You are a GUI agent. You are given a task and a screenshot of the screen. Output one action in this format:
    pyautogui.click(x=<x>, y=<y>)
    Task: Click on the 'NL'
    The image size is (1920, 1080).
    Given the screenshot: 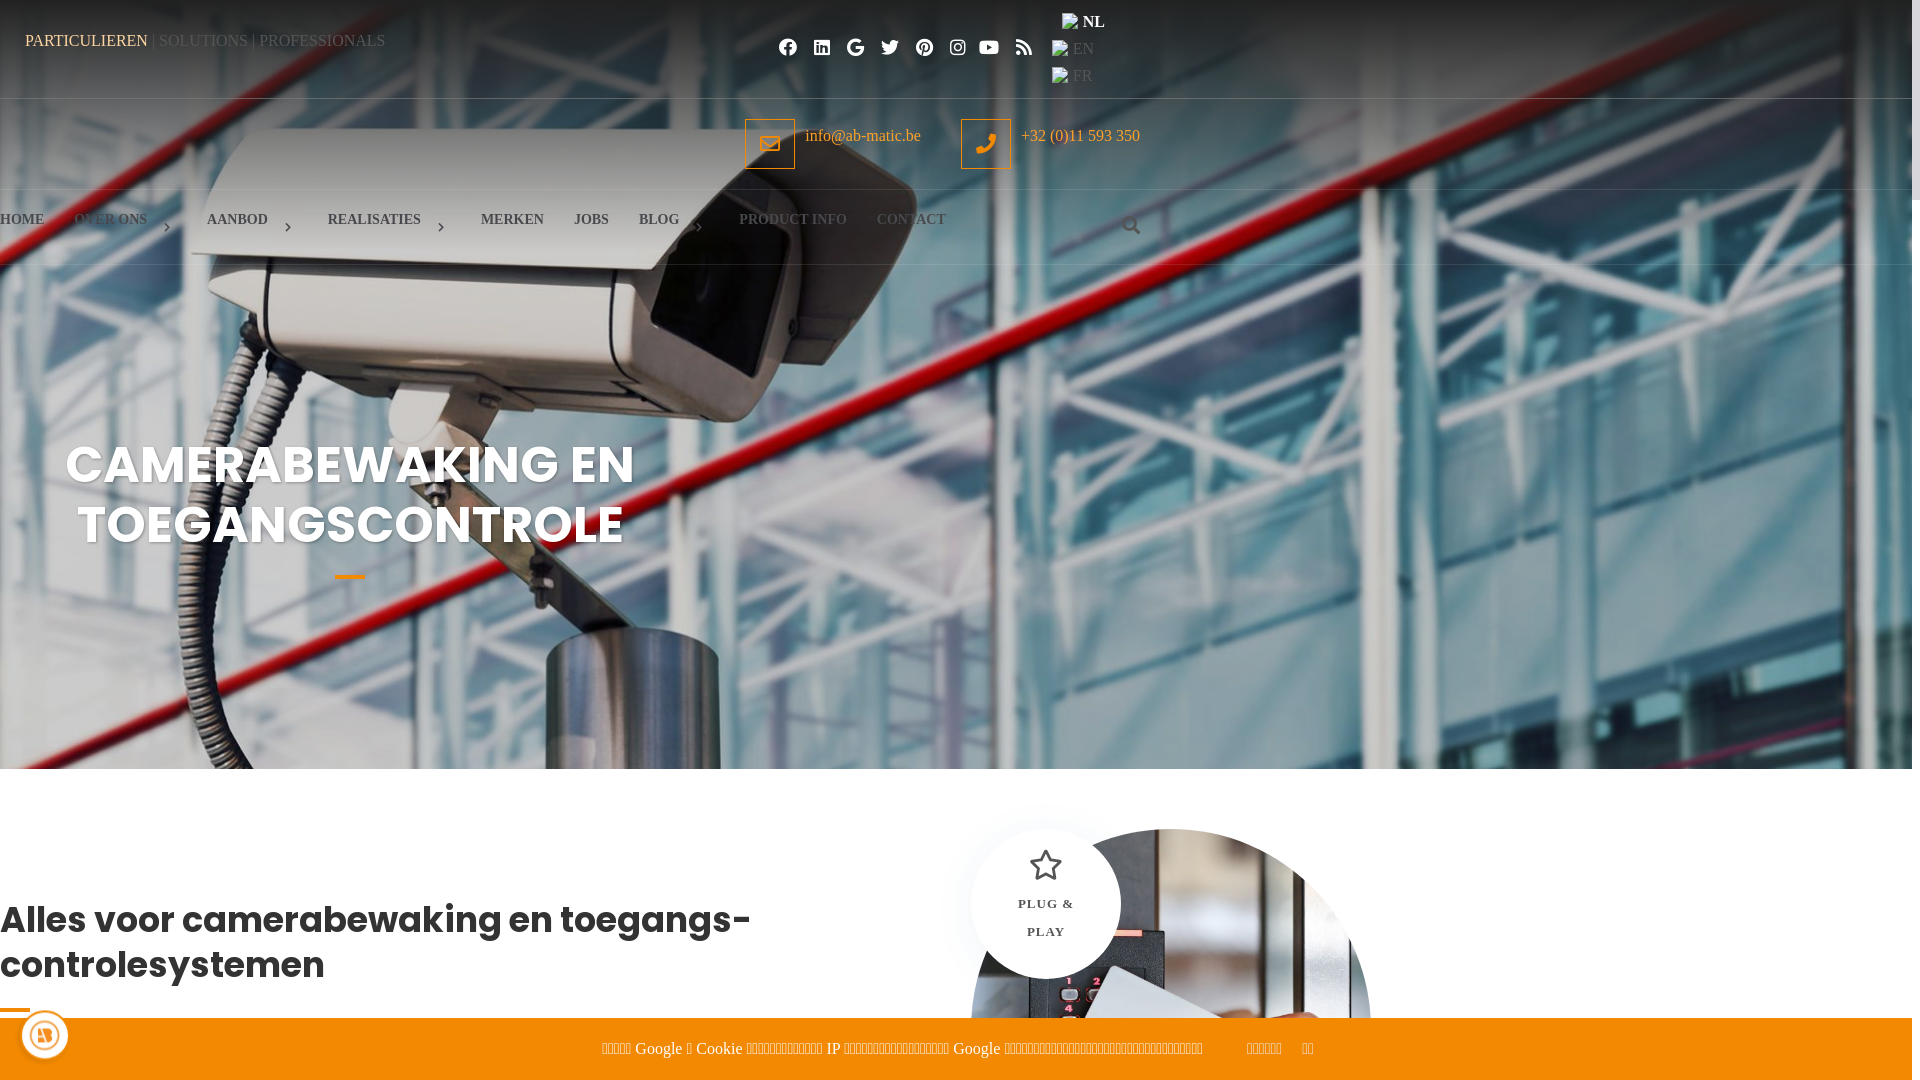 What is the action you would take?
    pyautogui.click(x=1082, y=21)
    